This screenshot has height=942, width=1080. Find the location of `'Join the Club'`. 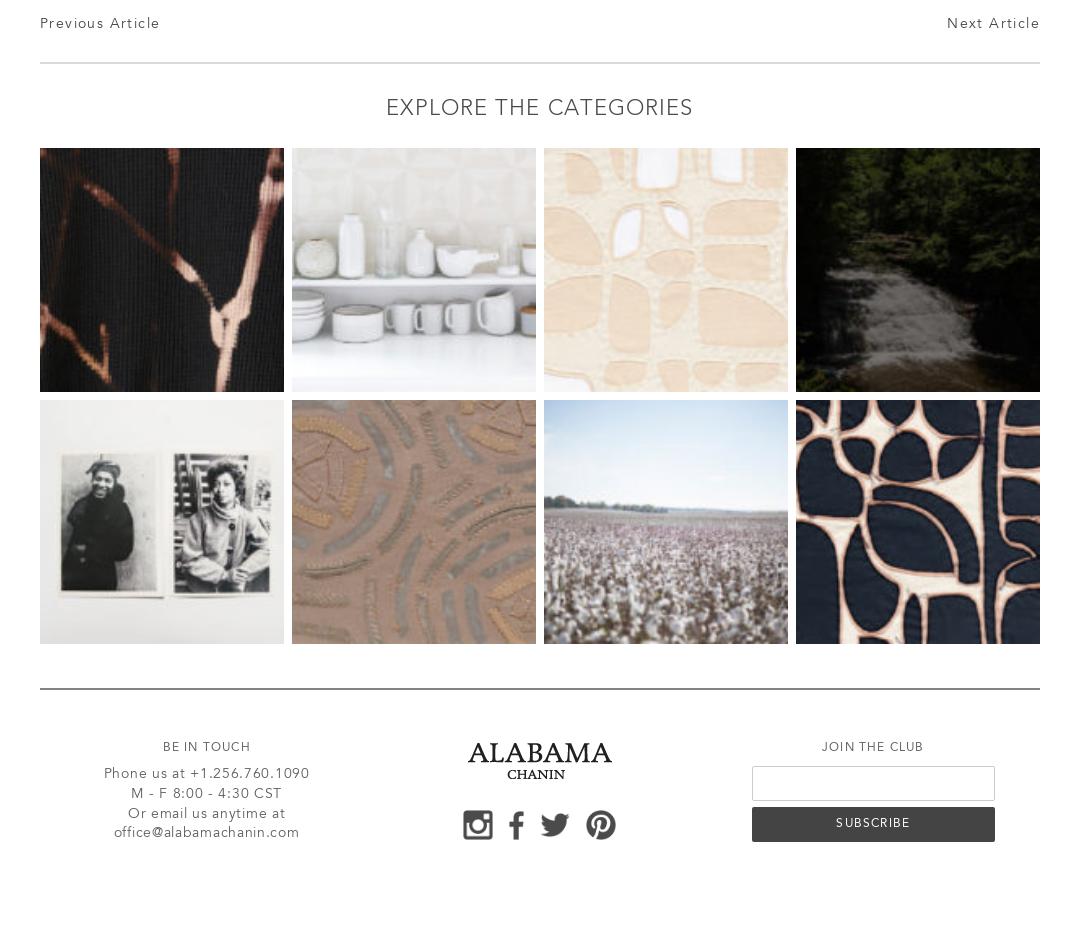

'Join the Club' is located at coordinates (821, 747).